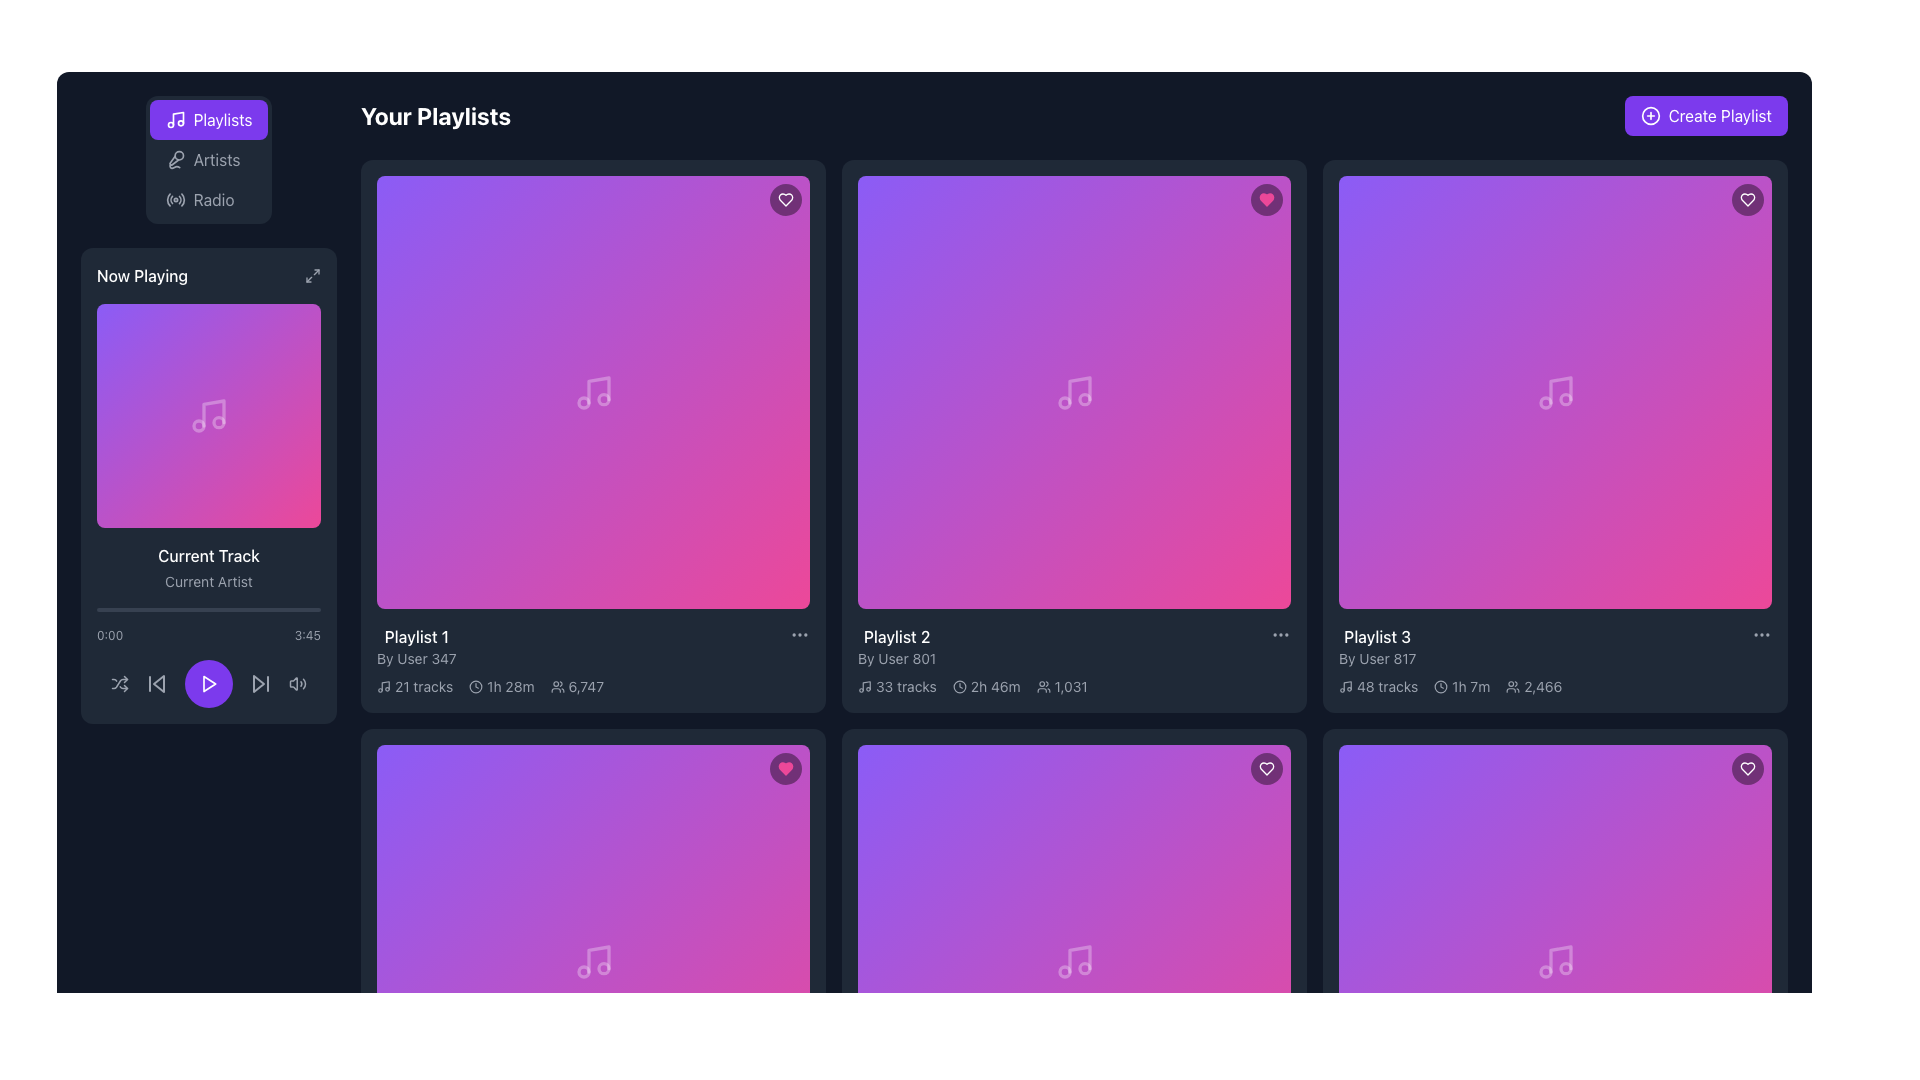 The height and width of the screenshot is (1080, 1920). What do you see at coordinates (1073, 960) in the screenshot?
I see `the play button located at the center of the sixth playlist card in the grid layout to initiate playback for the associated playlist` at bounding box center [1073, 960].